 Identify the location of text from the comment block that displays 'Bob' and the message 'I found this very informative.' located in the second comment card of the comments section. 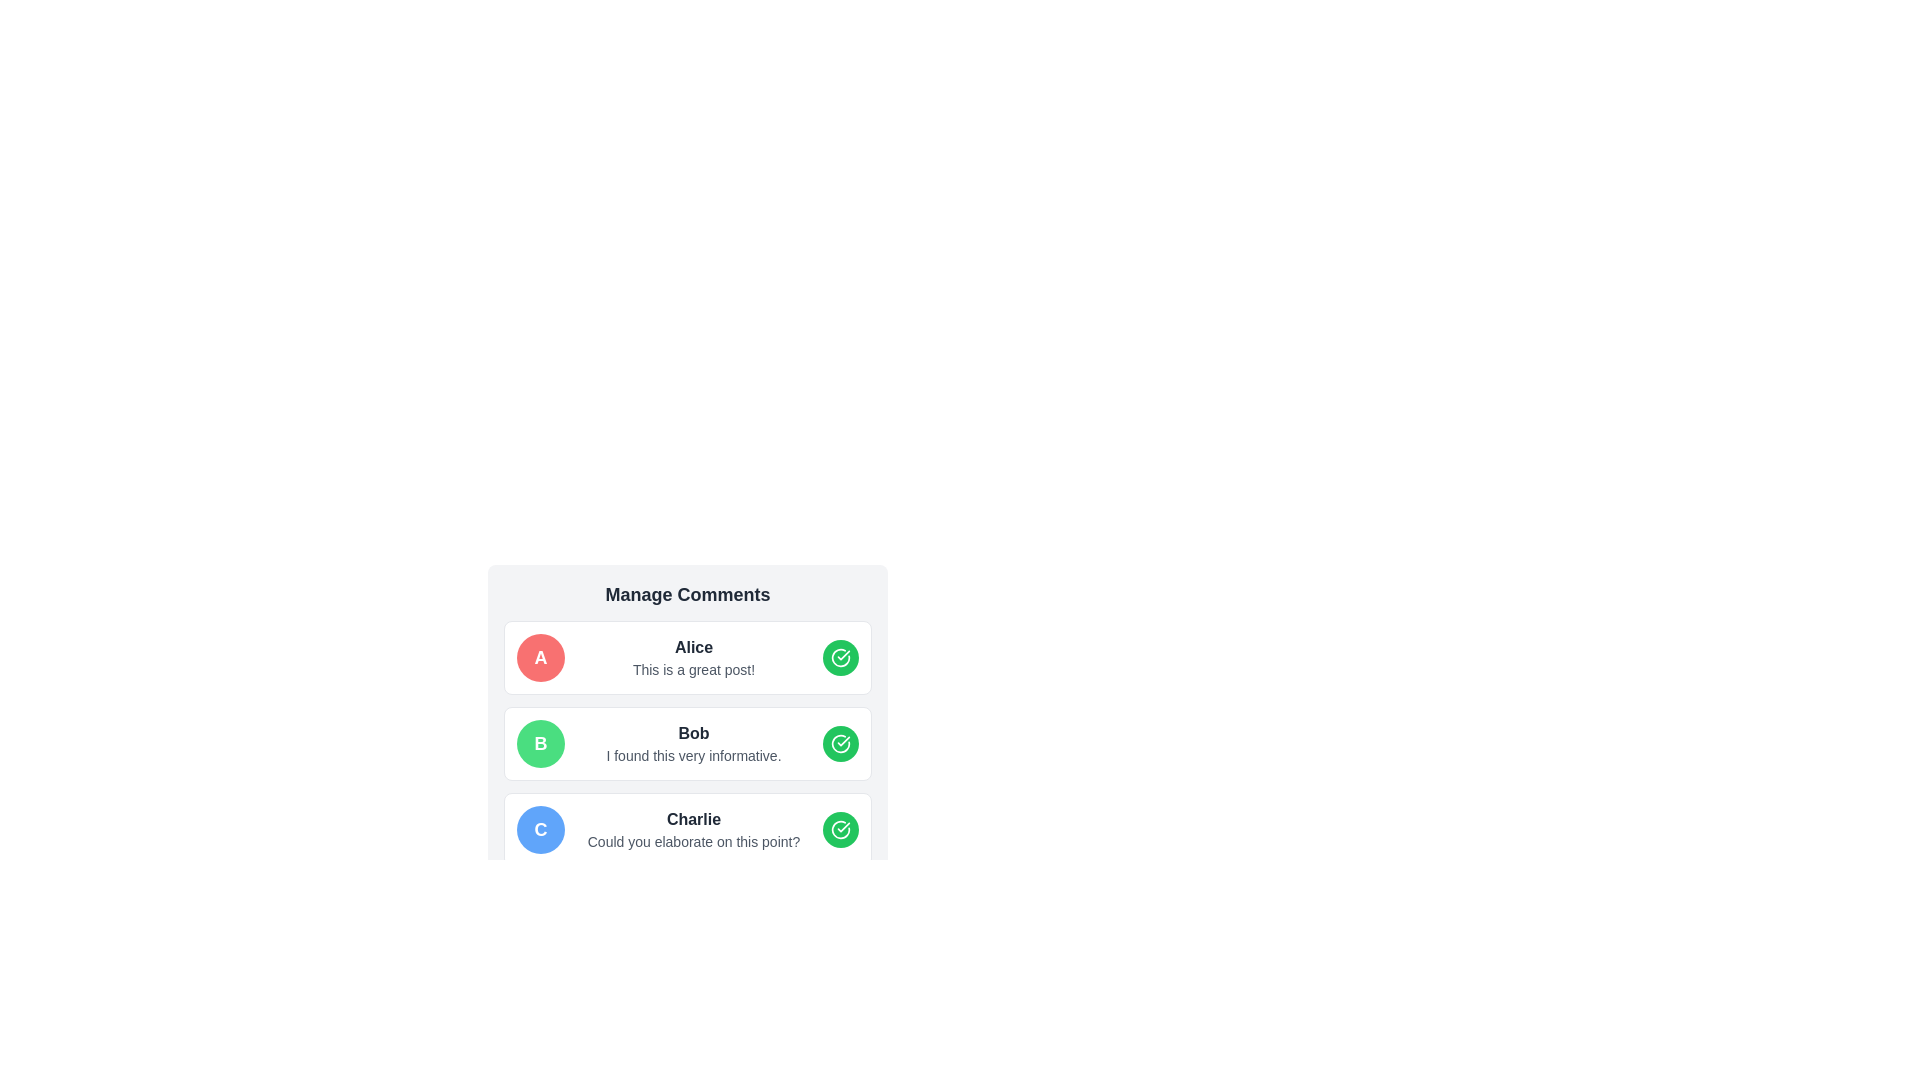
(694, 744).